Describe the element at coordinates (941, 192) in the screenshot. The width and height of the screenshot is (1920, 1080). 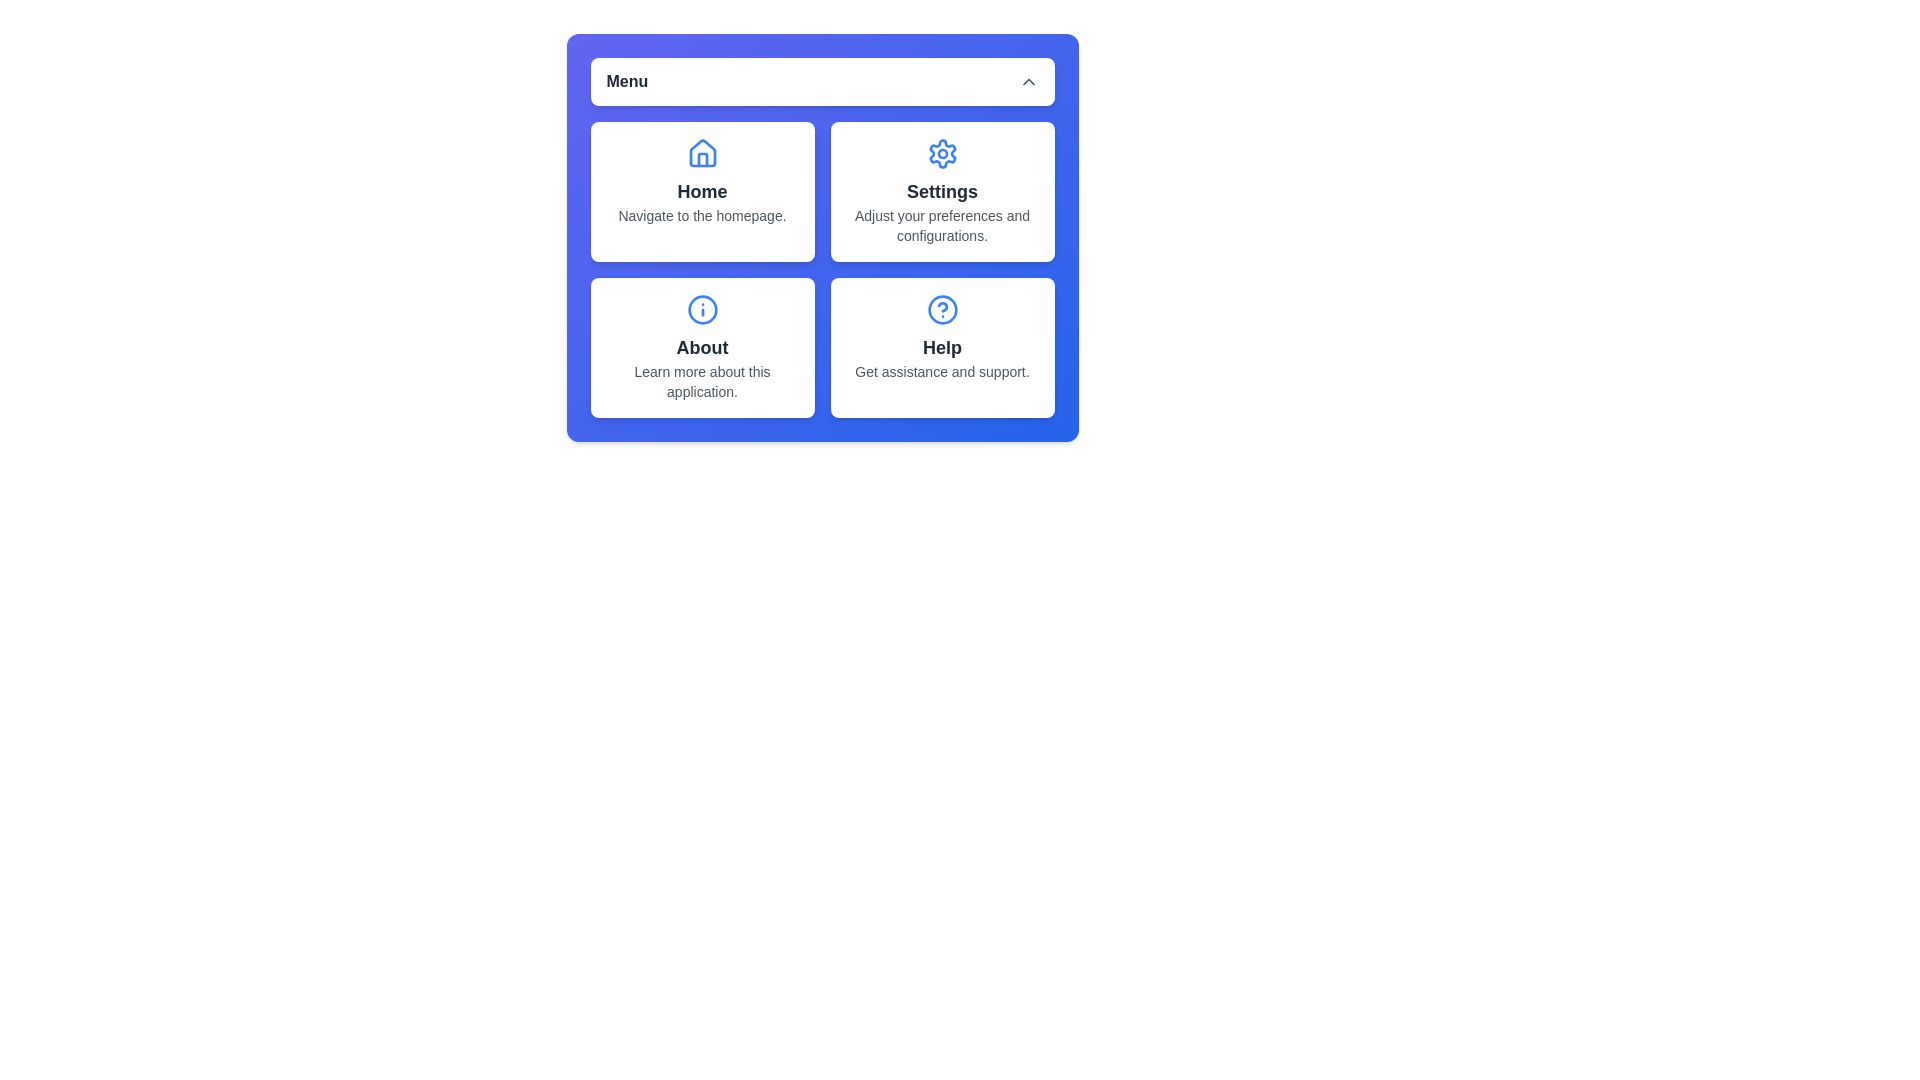
I see `the menu item Settings` at that location.